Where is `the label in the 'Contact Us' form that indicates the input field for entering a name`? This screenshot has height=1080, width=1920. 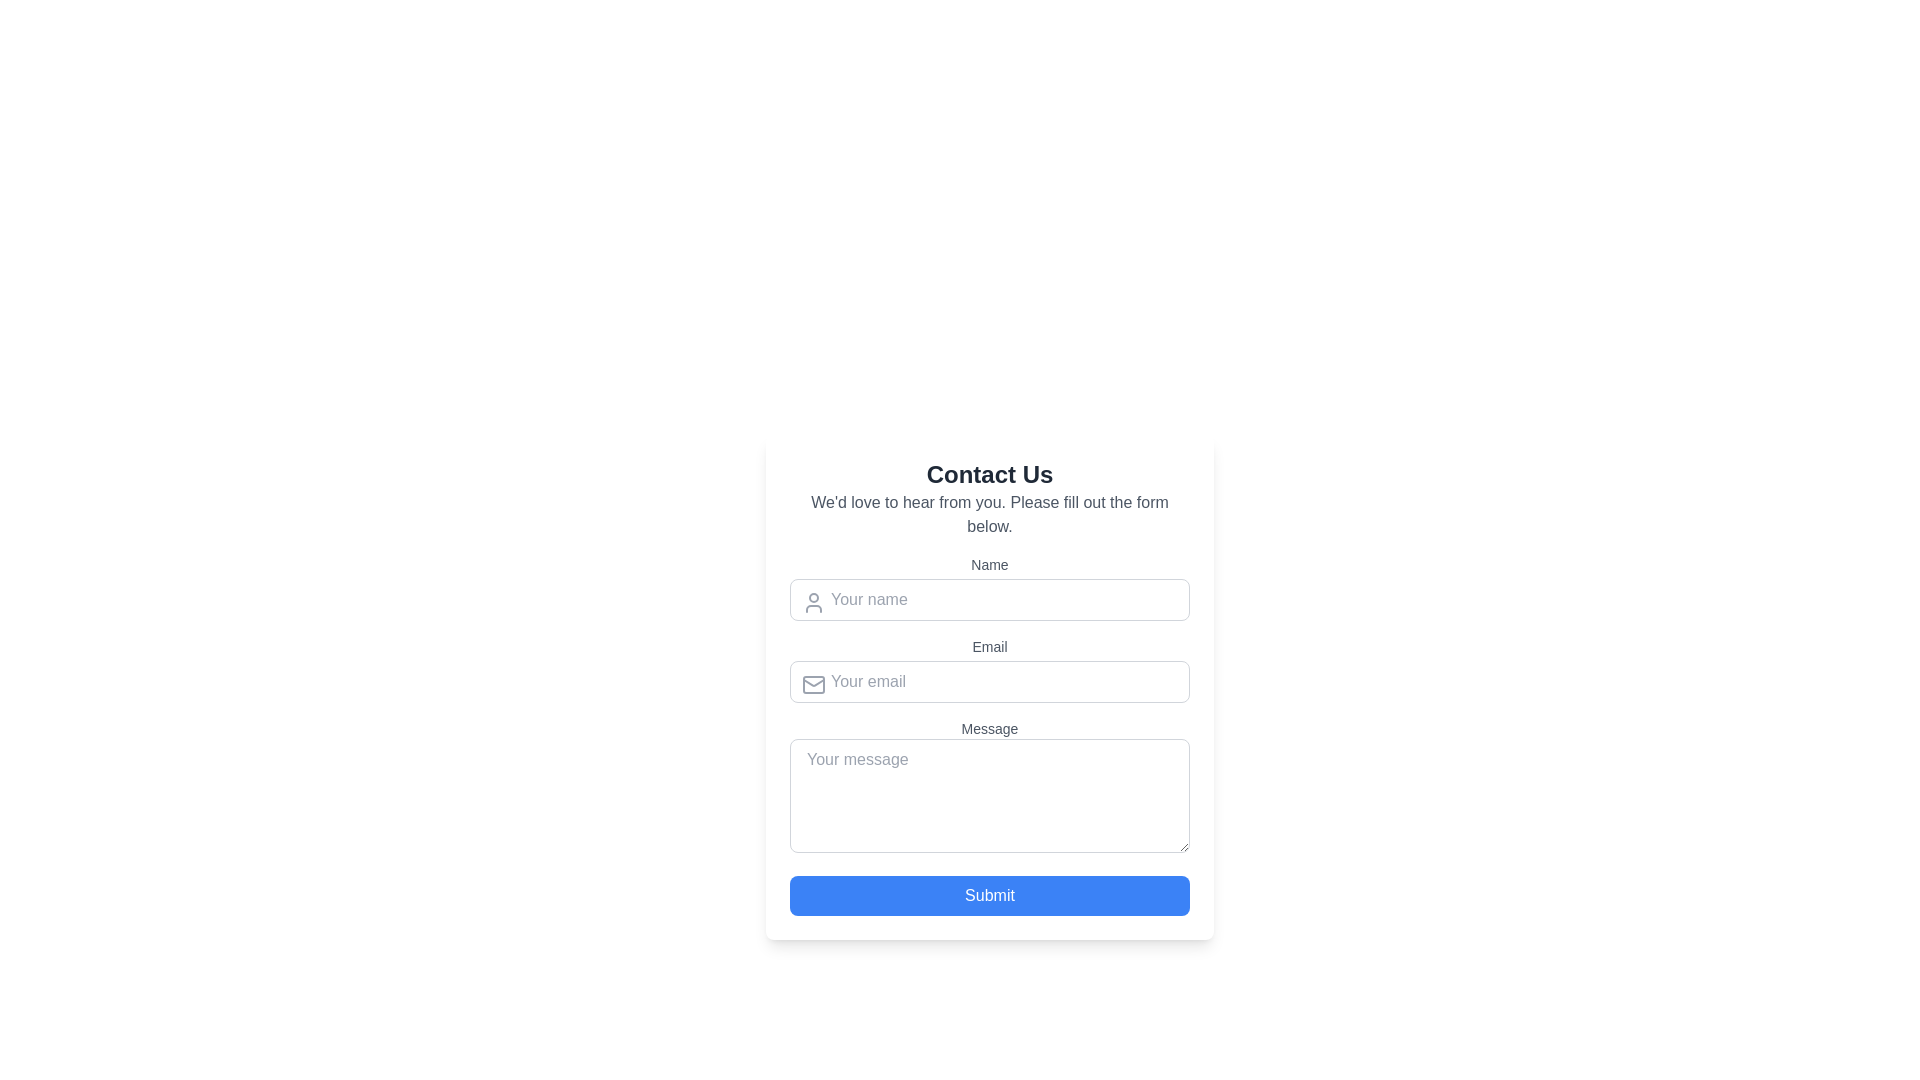
the label in the 'Contact Us' form that indicates the input field for entering a name is located at coordinates (989, 564).